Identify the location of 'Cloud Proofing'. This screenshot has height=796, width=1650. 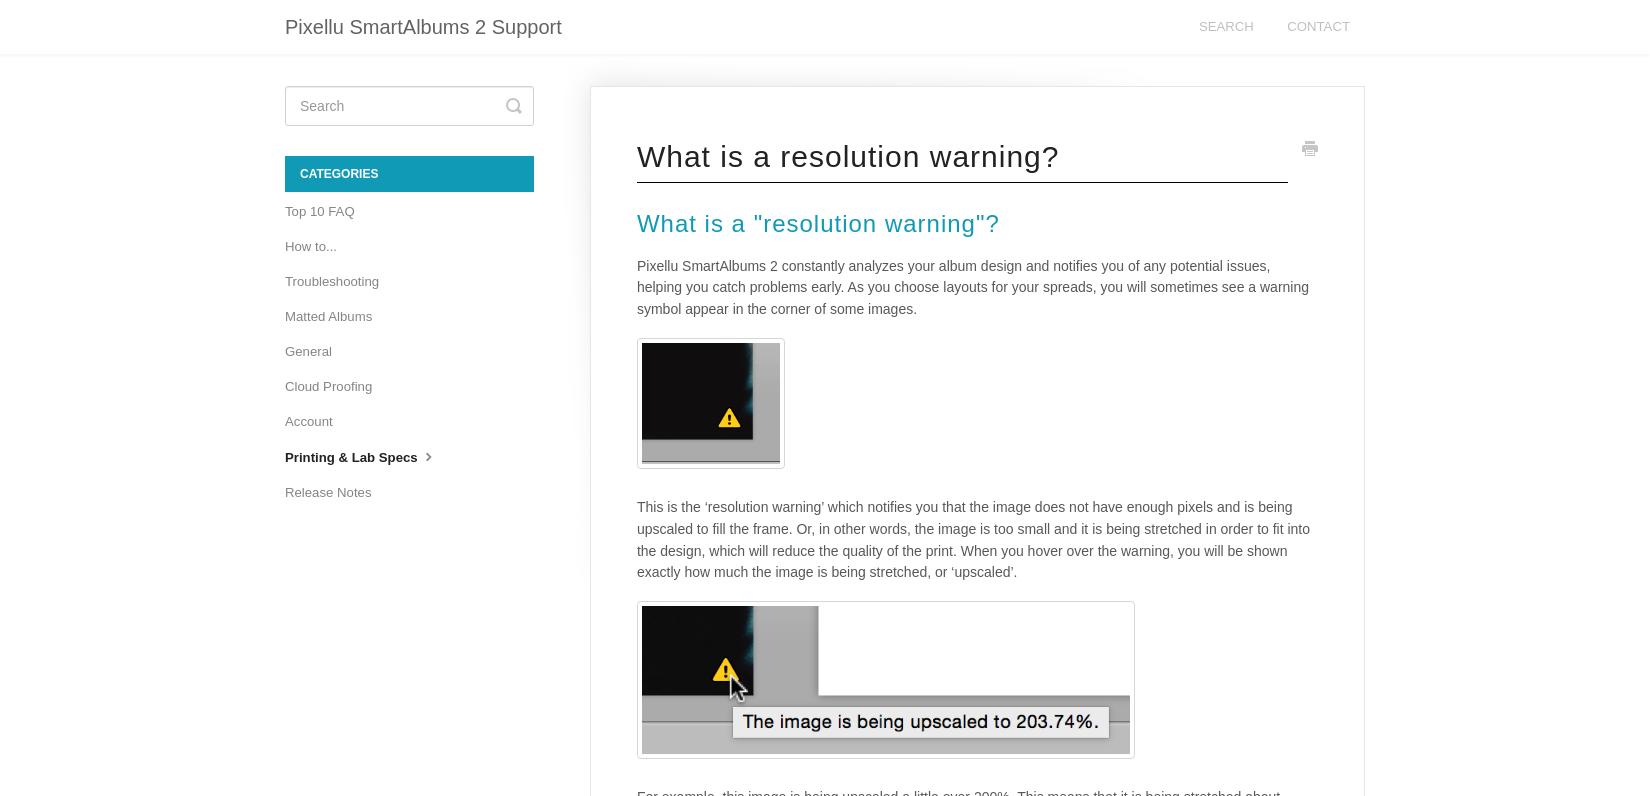
(328, 386).